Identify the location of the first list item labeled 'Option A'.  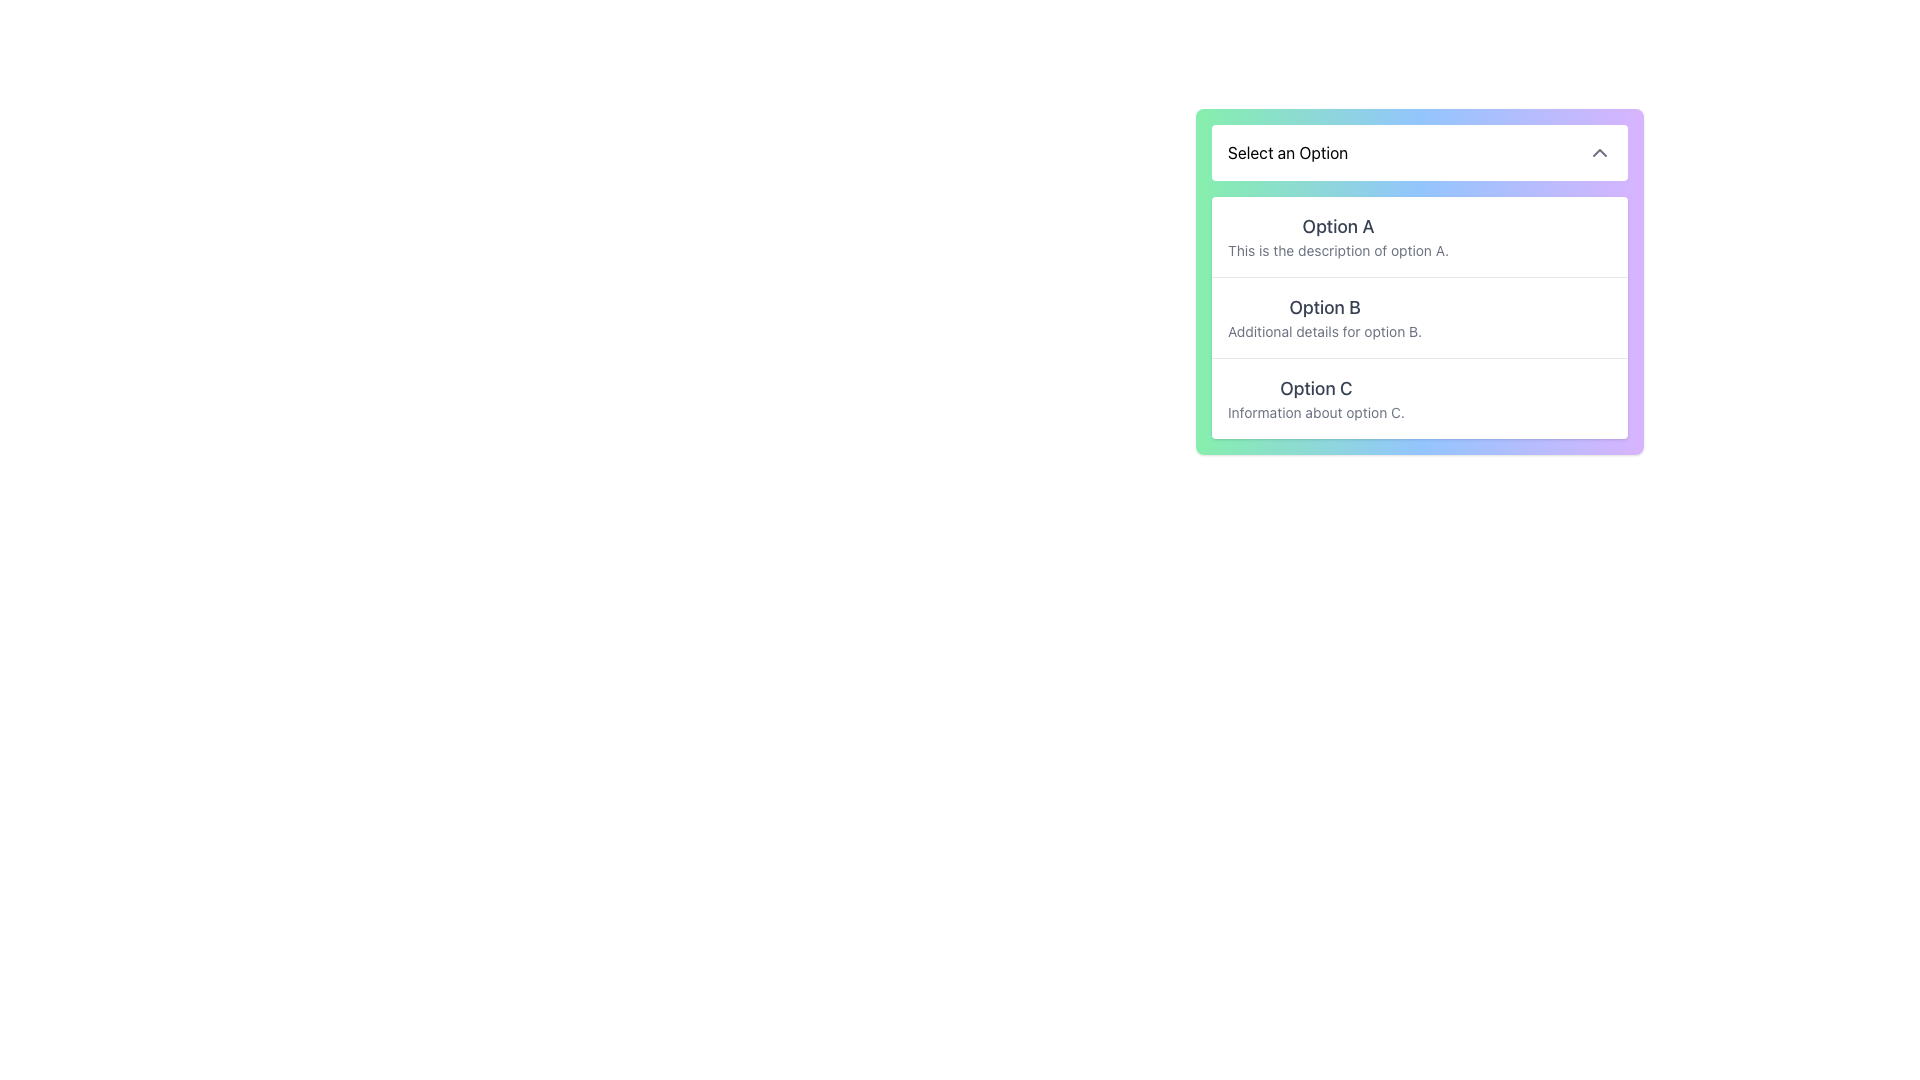
(1338, 235).